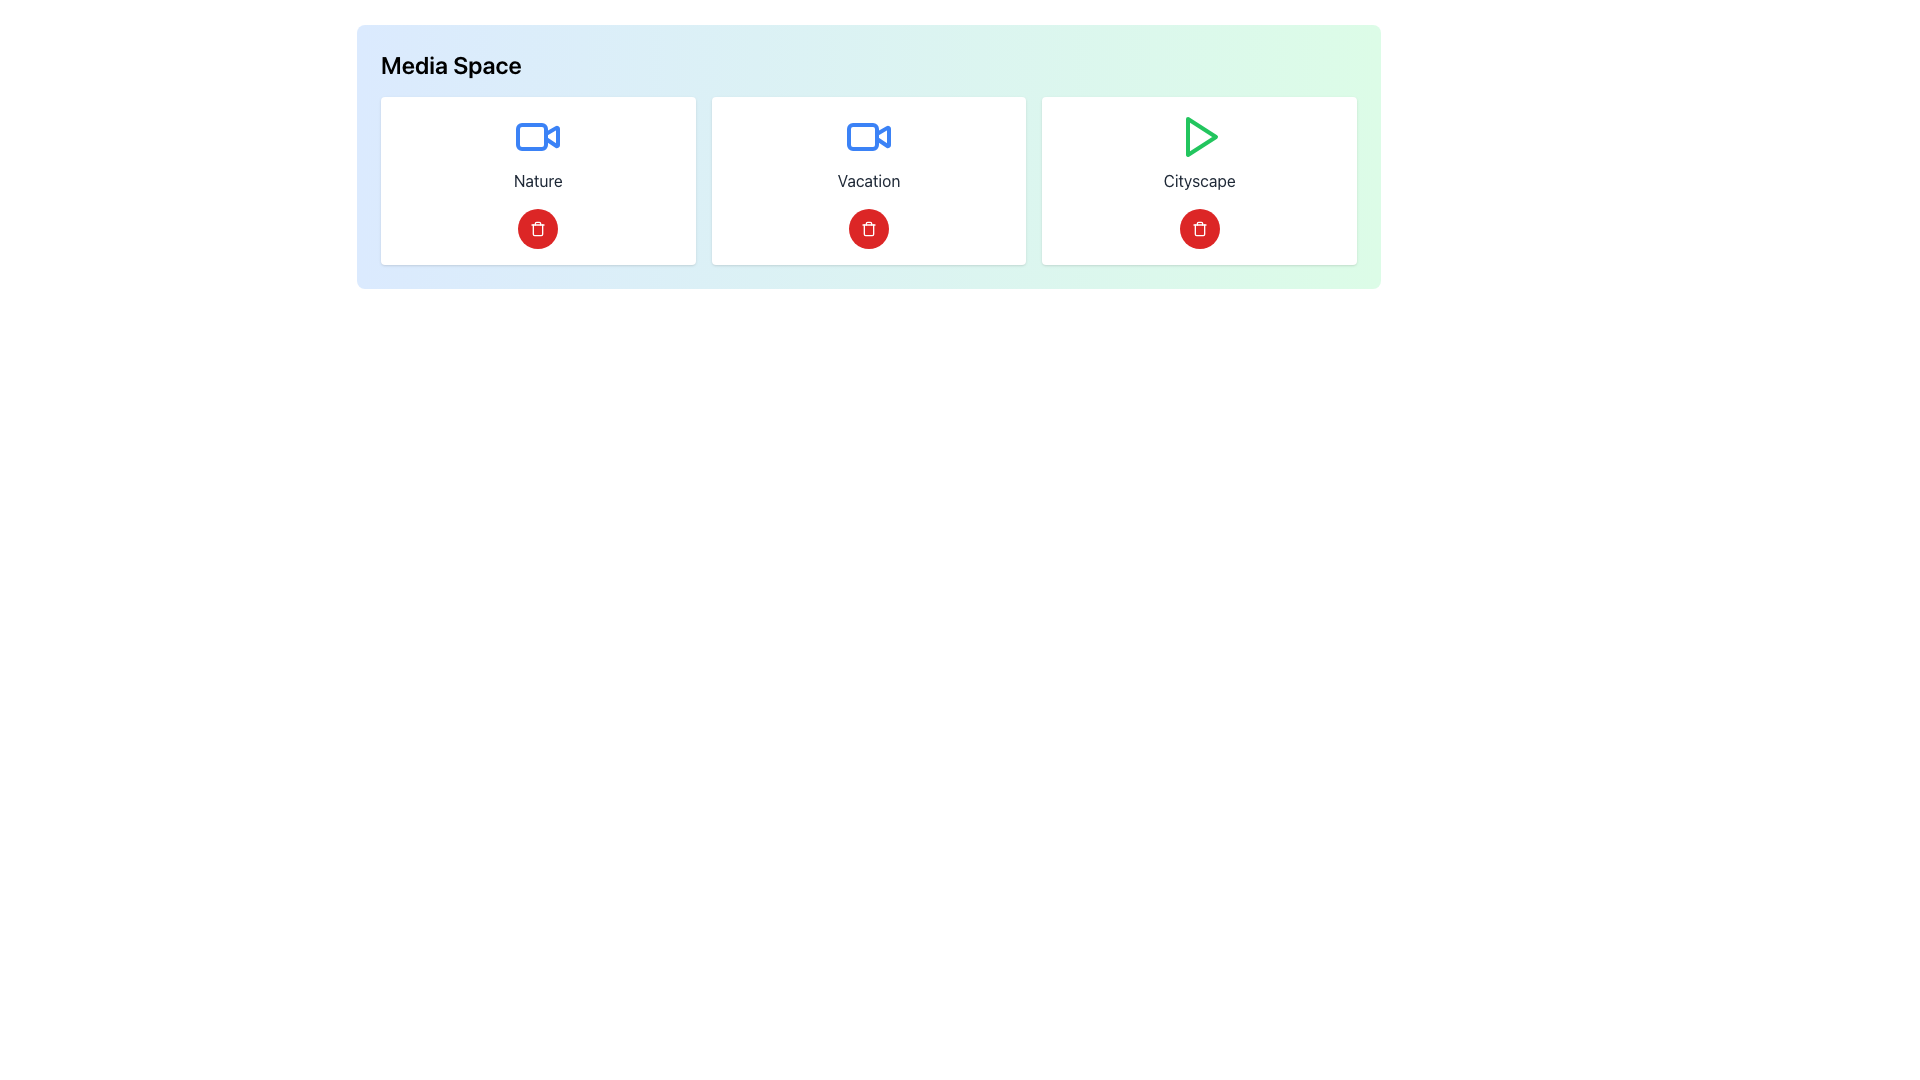  Describe the element at coordinates (868, 181) in the screenshot. I see `the 'Vacation' card in the media management interface to interact with its content` at that location.